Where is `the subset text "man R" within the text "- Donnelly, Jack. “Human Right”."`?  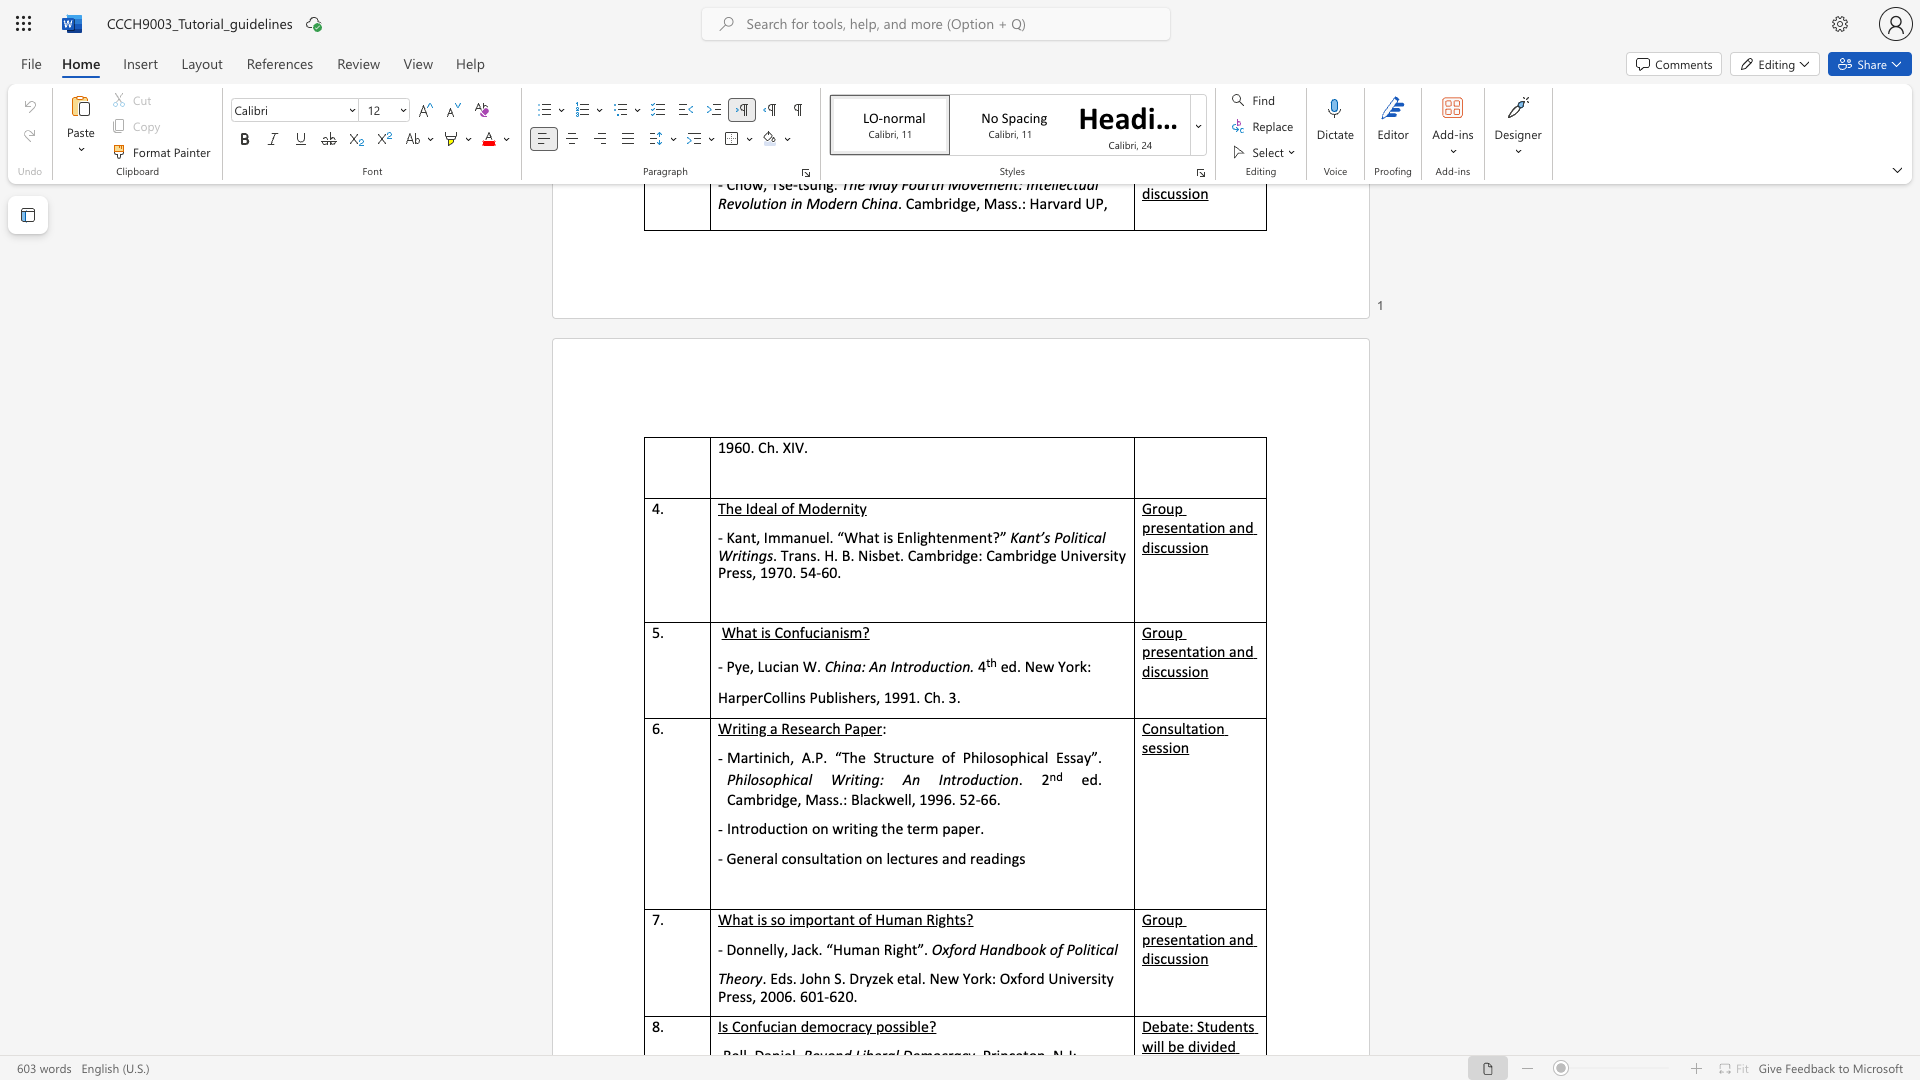
the subset text "man R" within the text "- Donnelly, Jack. “Human Right”." is located at coordinates (851, 948).